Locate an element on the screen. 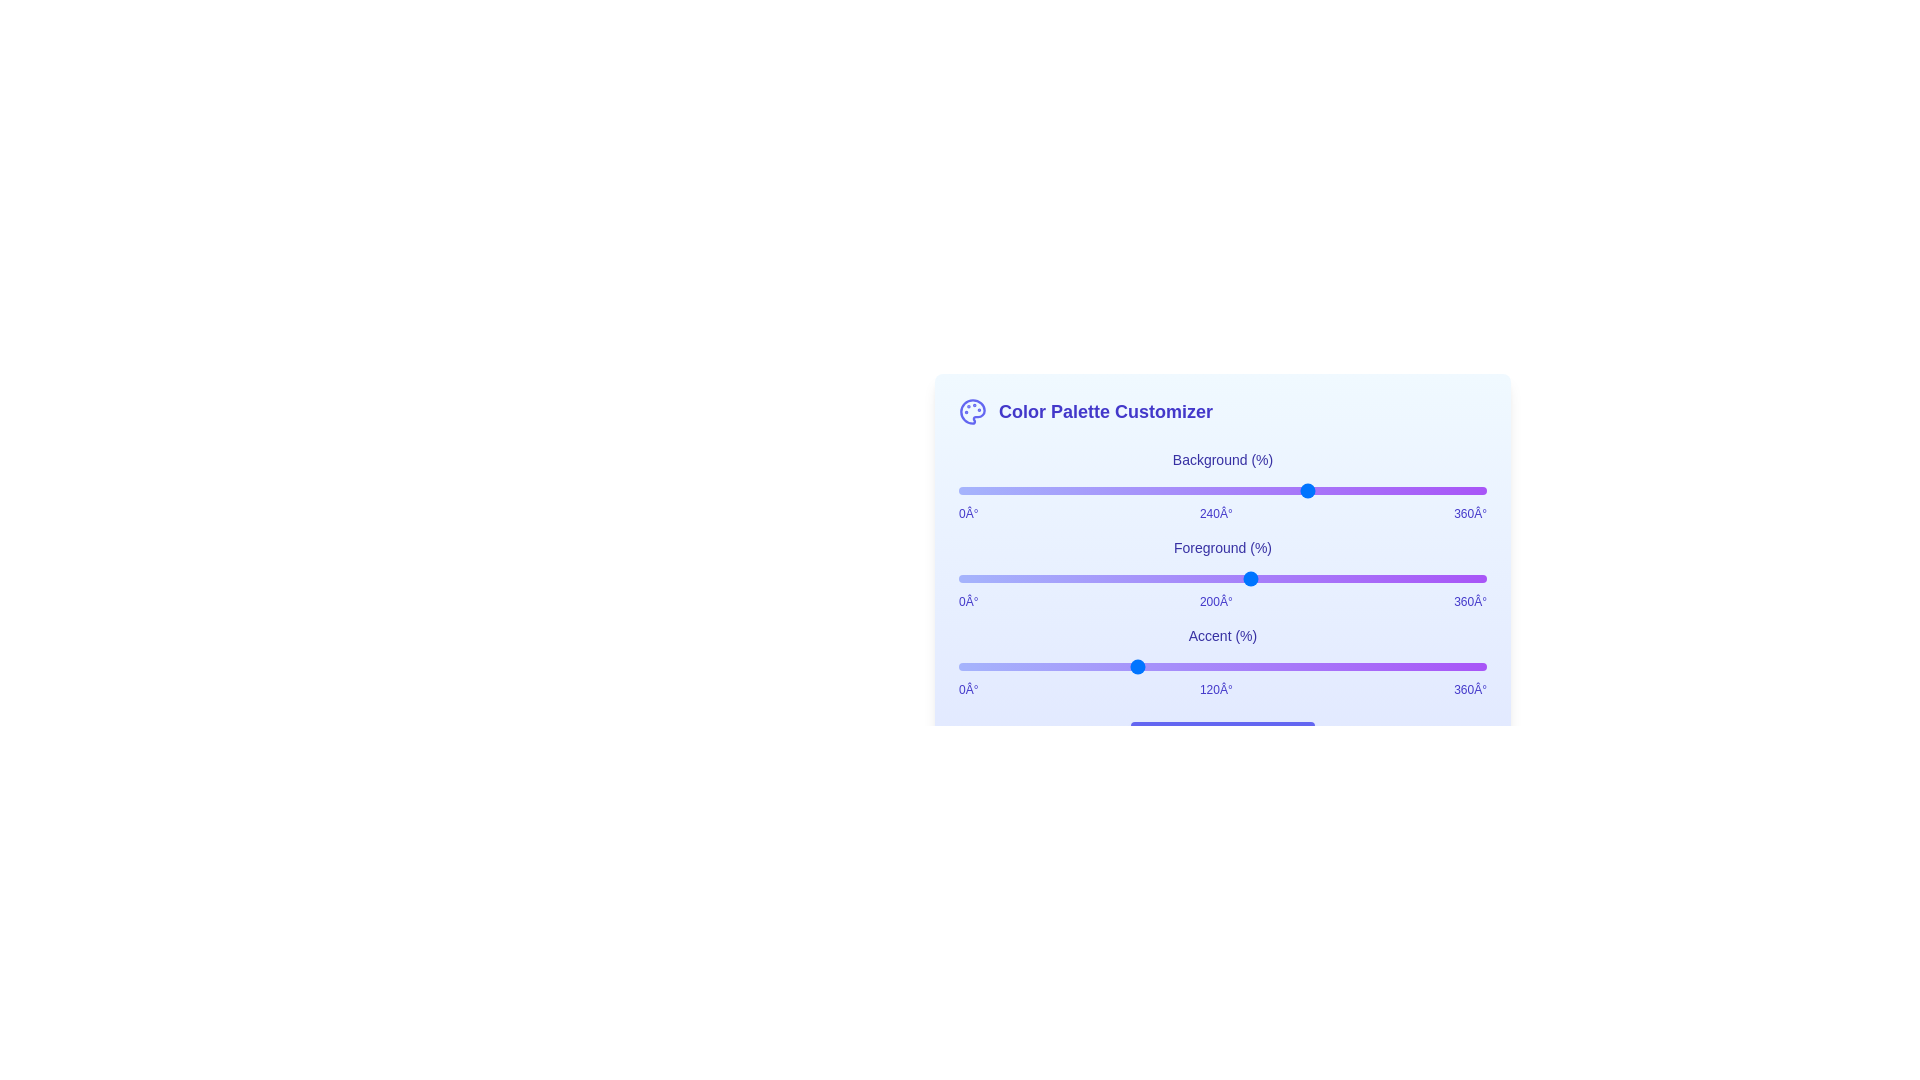 This screenshot has width=1920, height=1080. the background color slider to set the hue to 1 degrees is located at coordinates (960, 490).